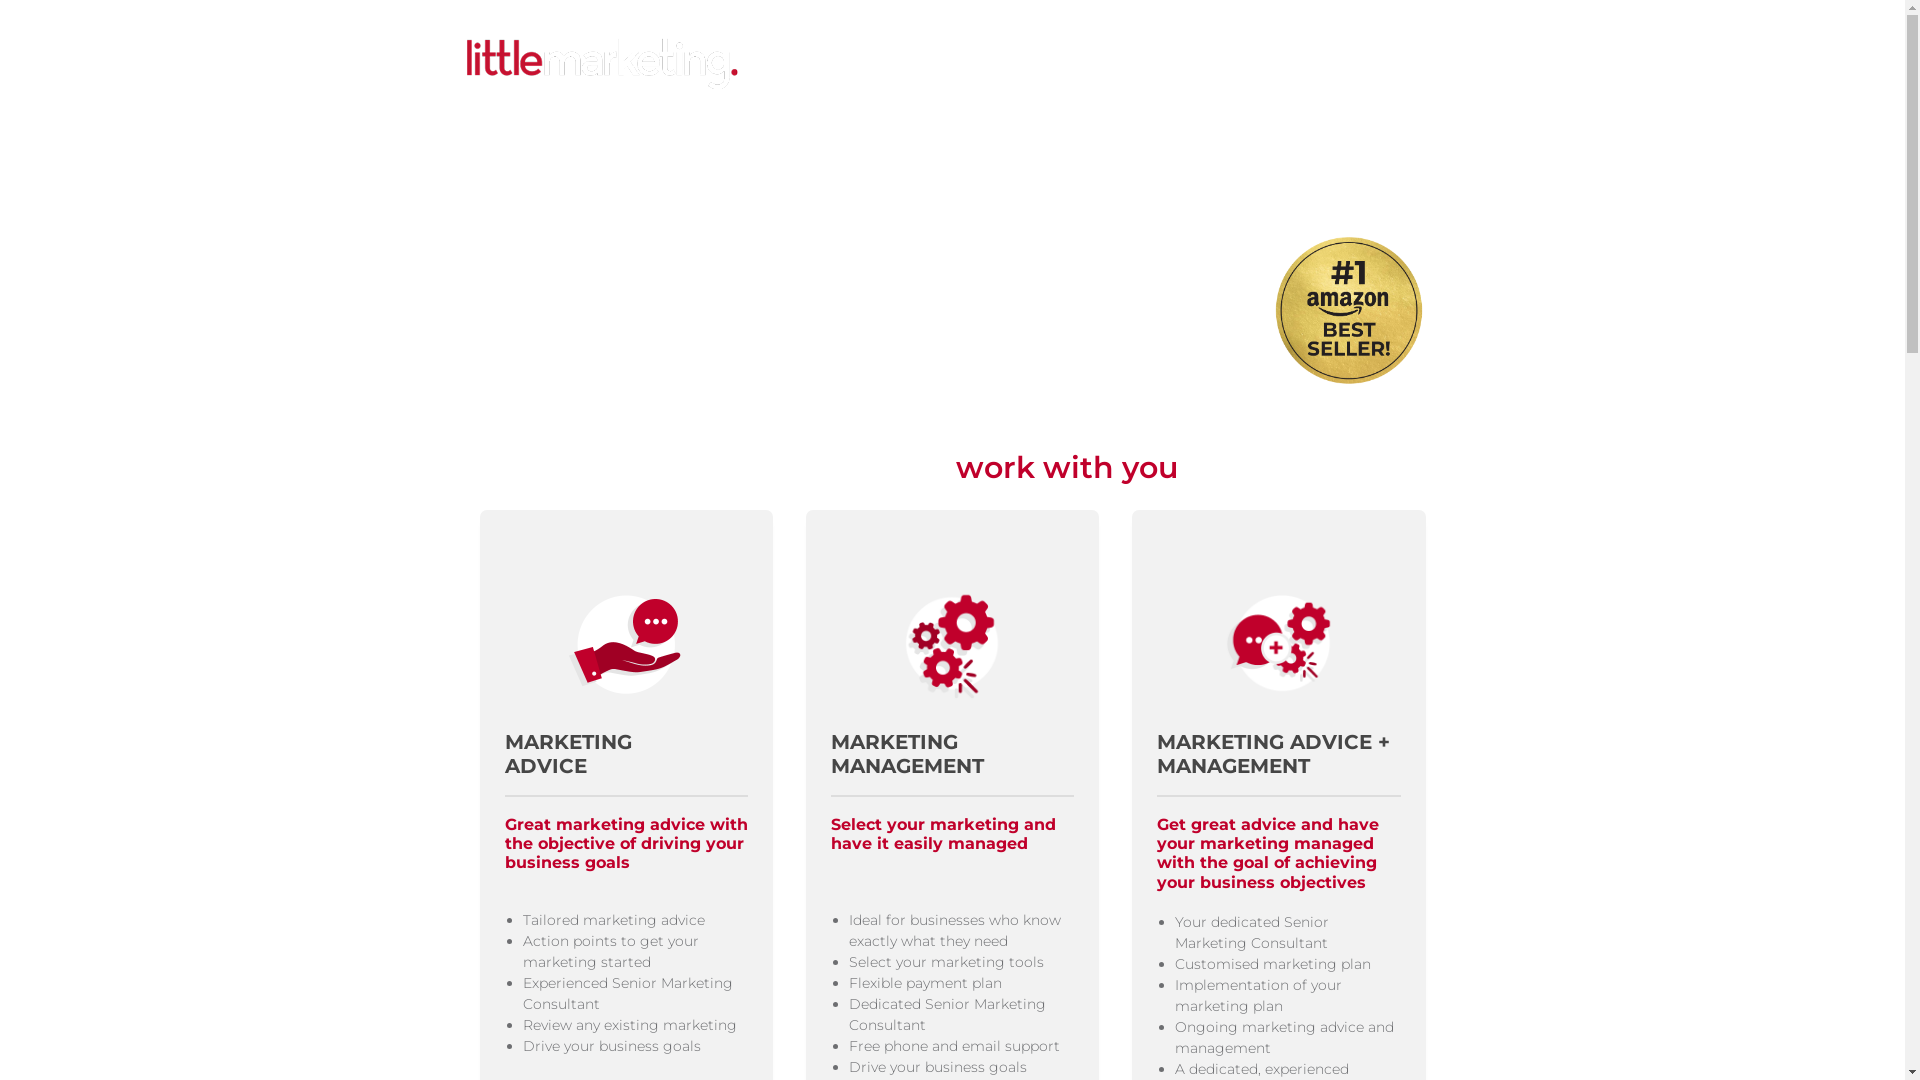 This screenshot has height=1080, width=1920. What do you see at coordinates (1340, 64) in the screenshot?
I see `'CONTACT'` at bounding box center [1340, 64].